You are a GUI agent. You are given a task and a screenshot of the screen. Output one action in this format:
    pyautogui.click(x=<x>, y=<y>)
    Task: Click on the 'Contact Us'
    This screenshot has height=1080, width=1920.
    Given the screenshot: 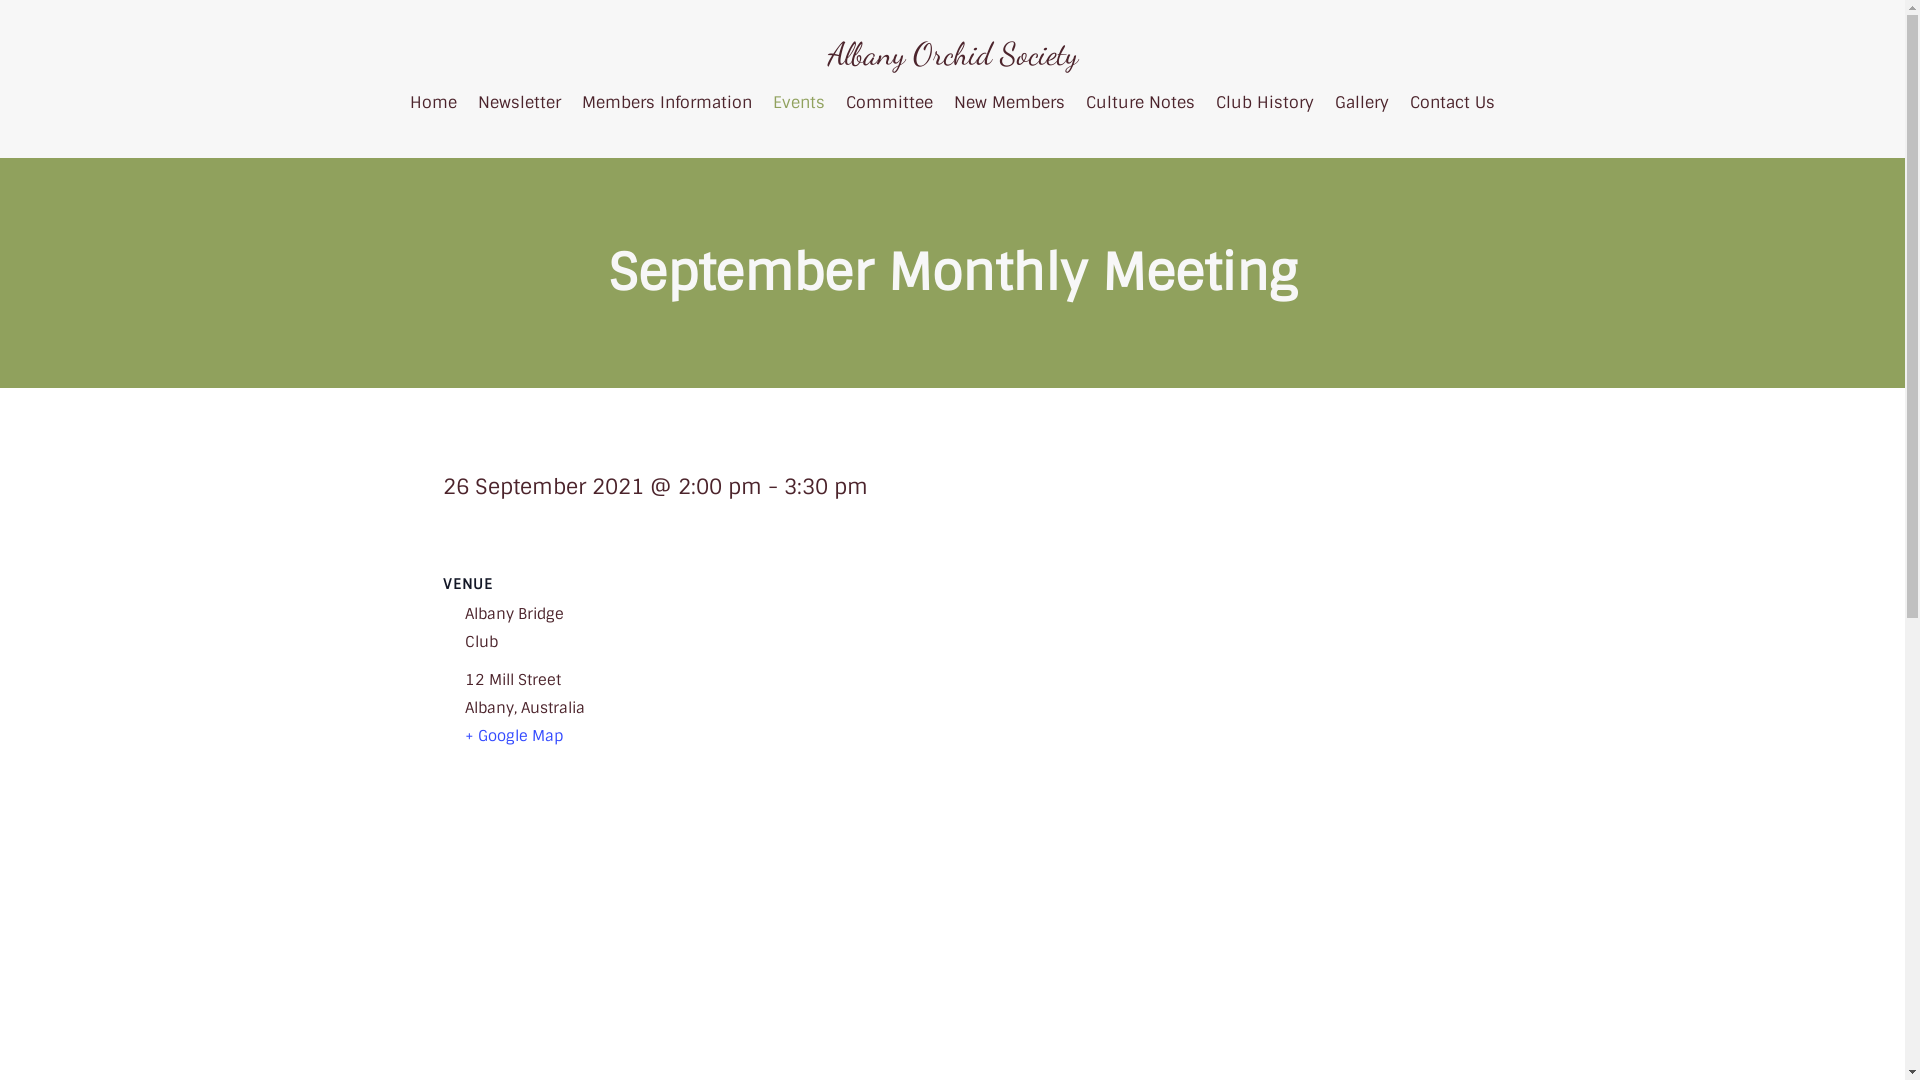 What is the action you would take?
    pyautogui.click(x=1452, y=100)
    